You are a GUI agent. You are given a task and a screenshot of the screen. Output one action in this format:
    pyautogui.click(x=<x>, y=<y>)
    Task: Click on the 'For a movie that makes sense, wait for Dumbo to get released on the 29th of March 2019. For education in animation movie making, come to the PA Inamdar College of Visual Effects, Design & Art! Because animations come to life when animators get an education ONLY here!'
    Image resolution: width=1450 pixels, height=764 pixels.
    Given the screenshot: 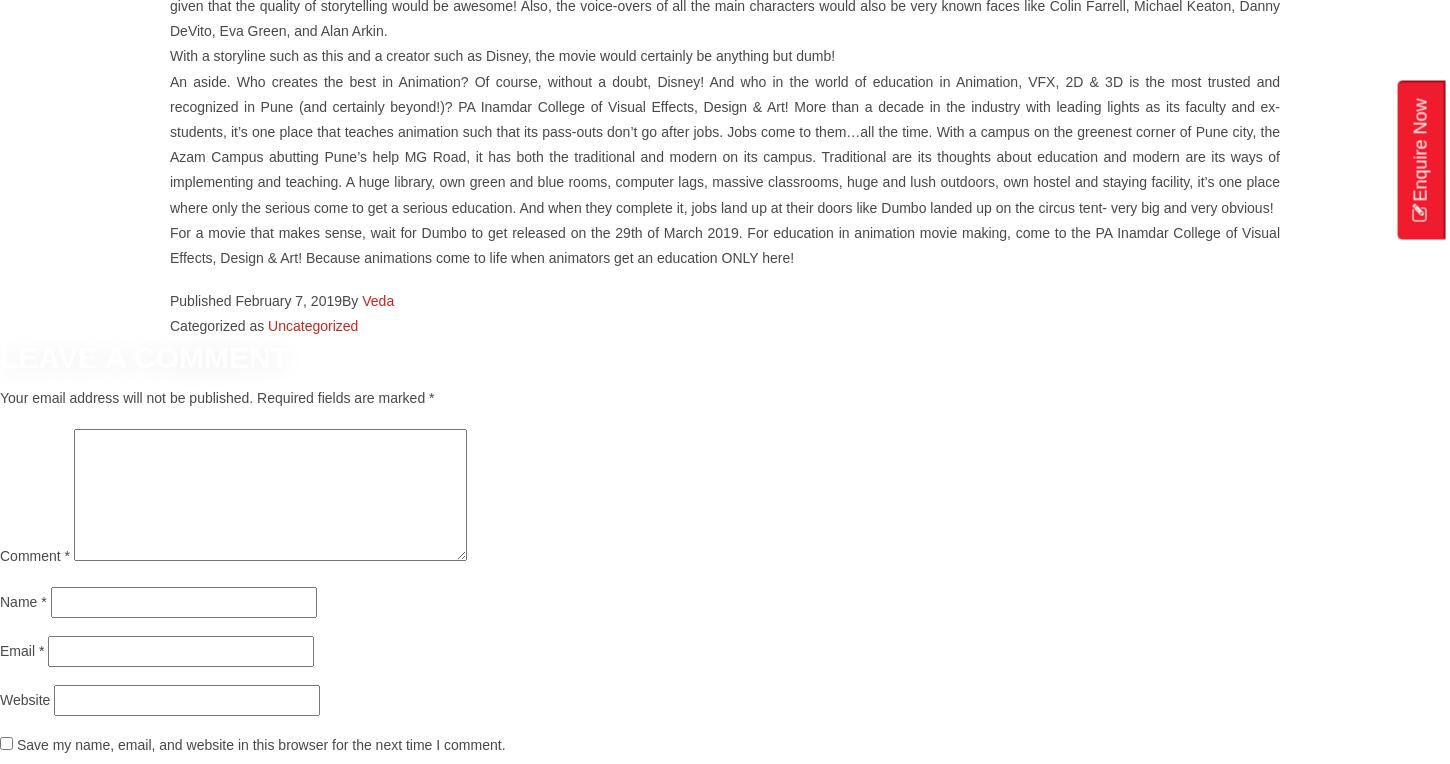 What is the action you would take?
    pyautogui.click(x=725, y=244)
    